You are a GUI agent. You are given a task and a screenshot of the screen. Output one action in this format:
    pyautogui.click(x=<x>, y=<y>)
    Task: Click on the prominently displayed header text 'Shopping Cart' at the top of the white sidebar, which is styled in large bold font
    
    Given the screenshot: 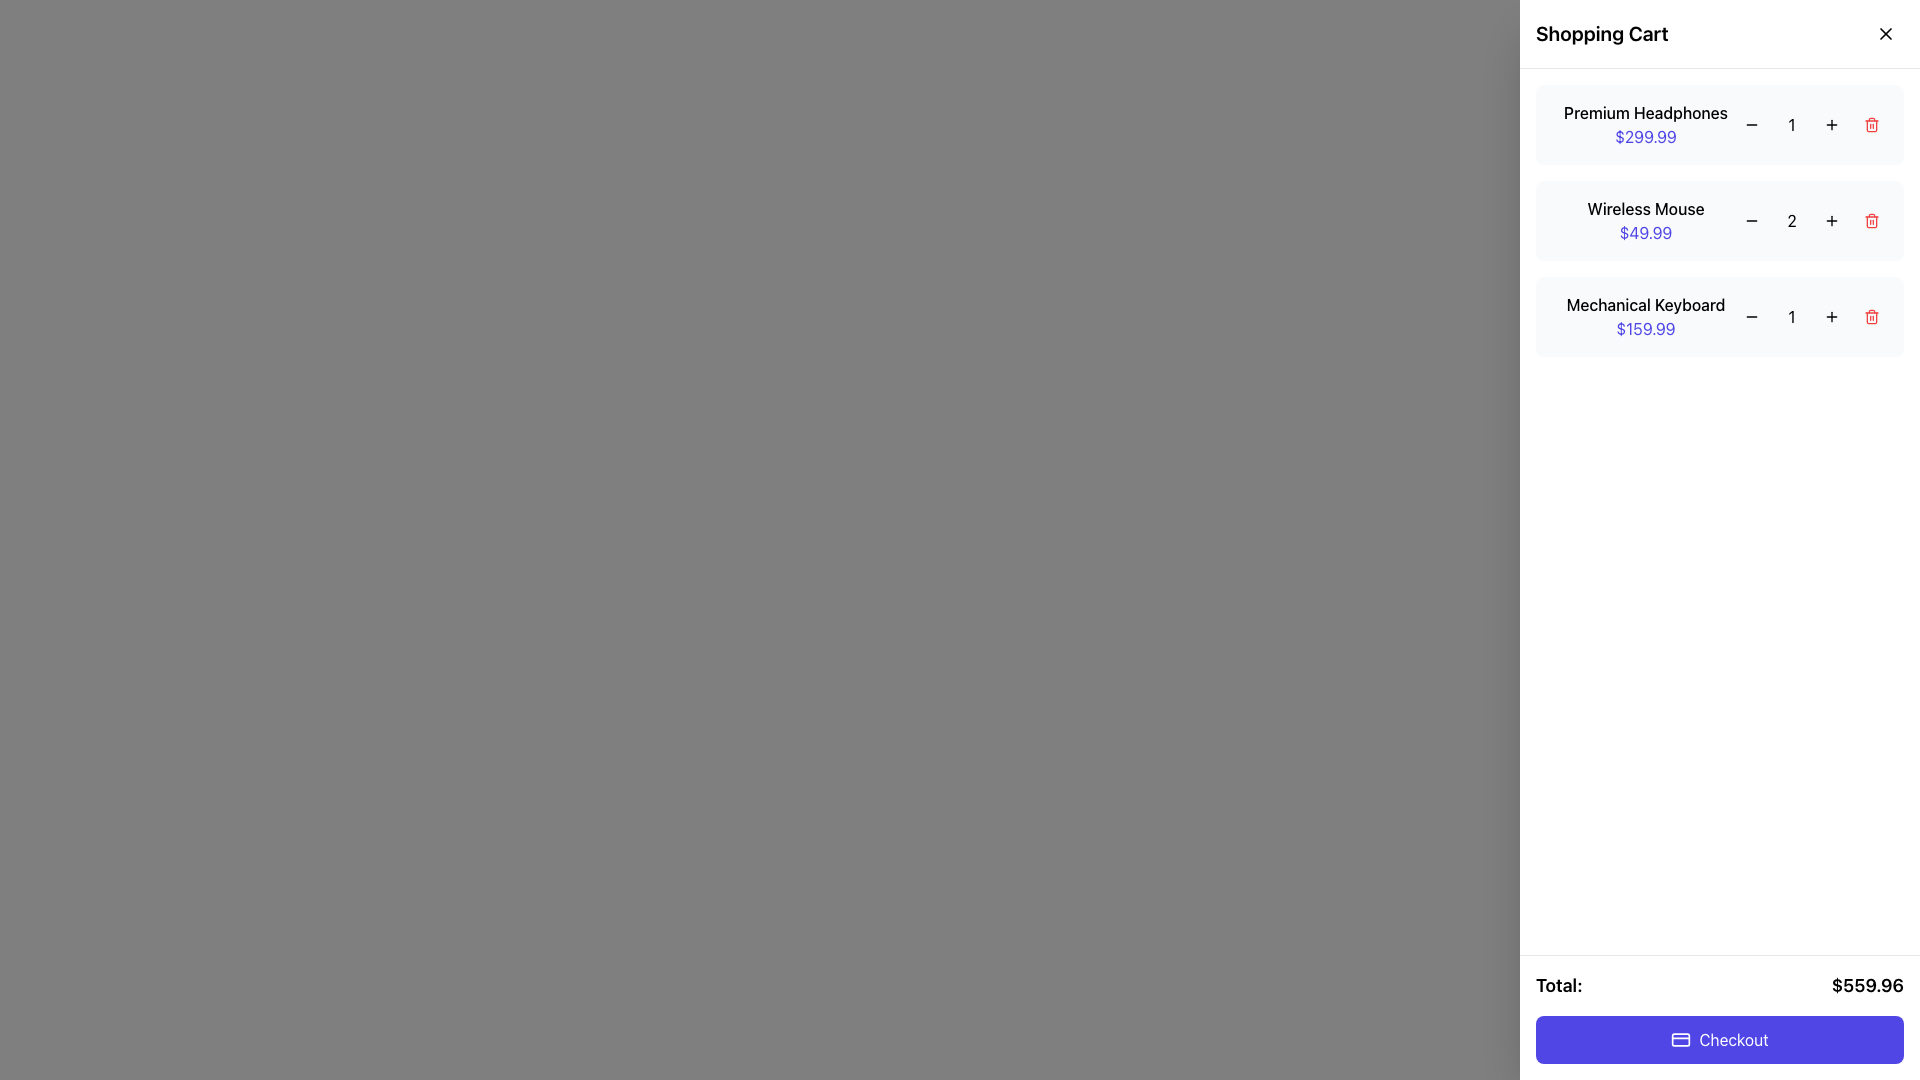 What is the action you would take?
    pyautogui.click(x=1602, y=34)
    